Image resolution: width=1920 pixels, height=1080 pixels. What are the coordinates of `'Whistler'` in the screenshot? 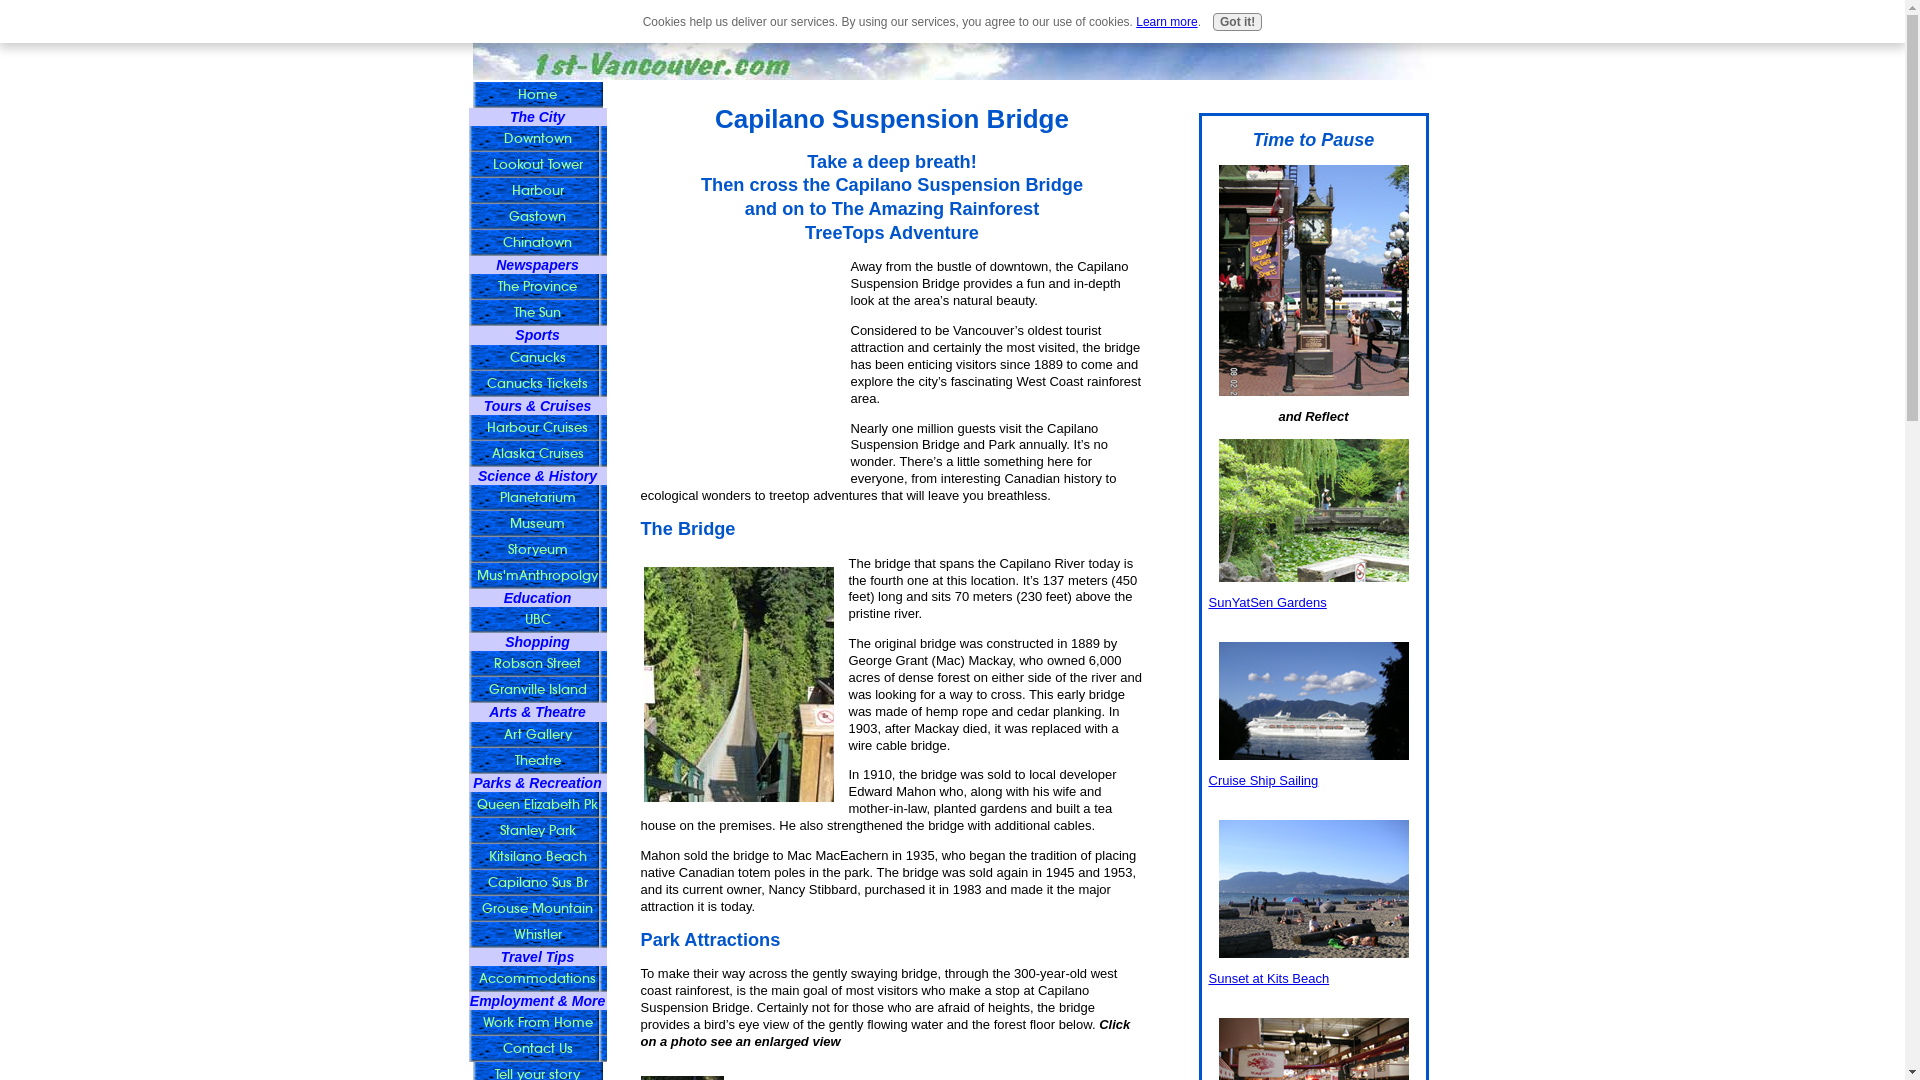 It's located at (537, 934).